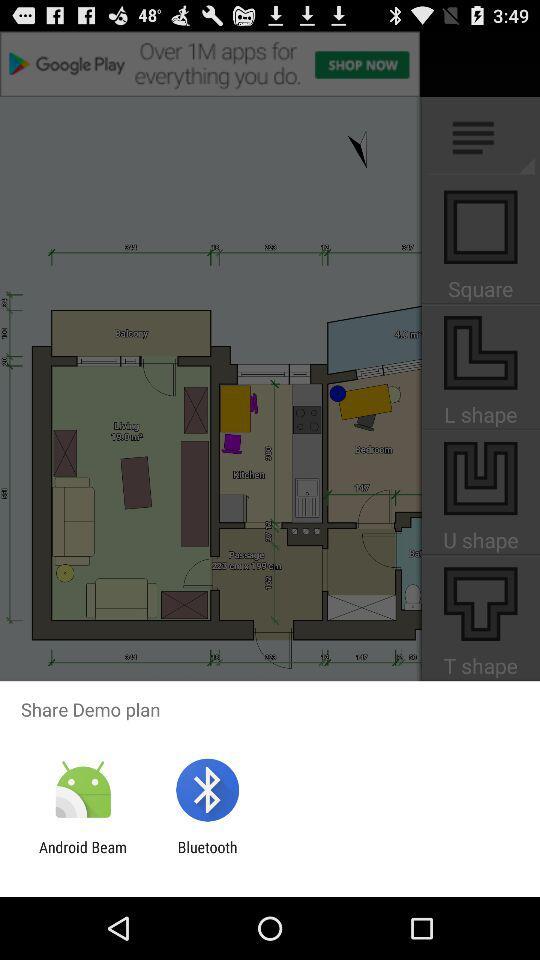  I want to click on bluetooth item, so click(206, 855).